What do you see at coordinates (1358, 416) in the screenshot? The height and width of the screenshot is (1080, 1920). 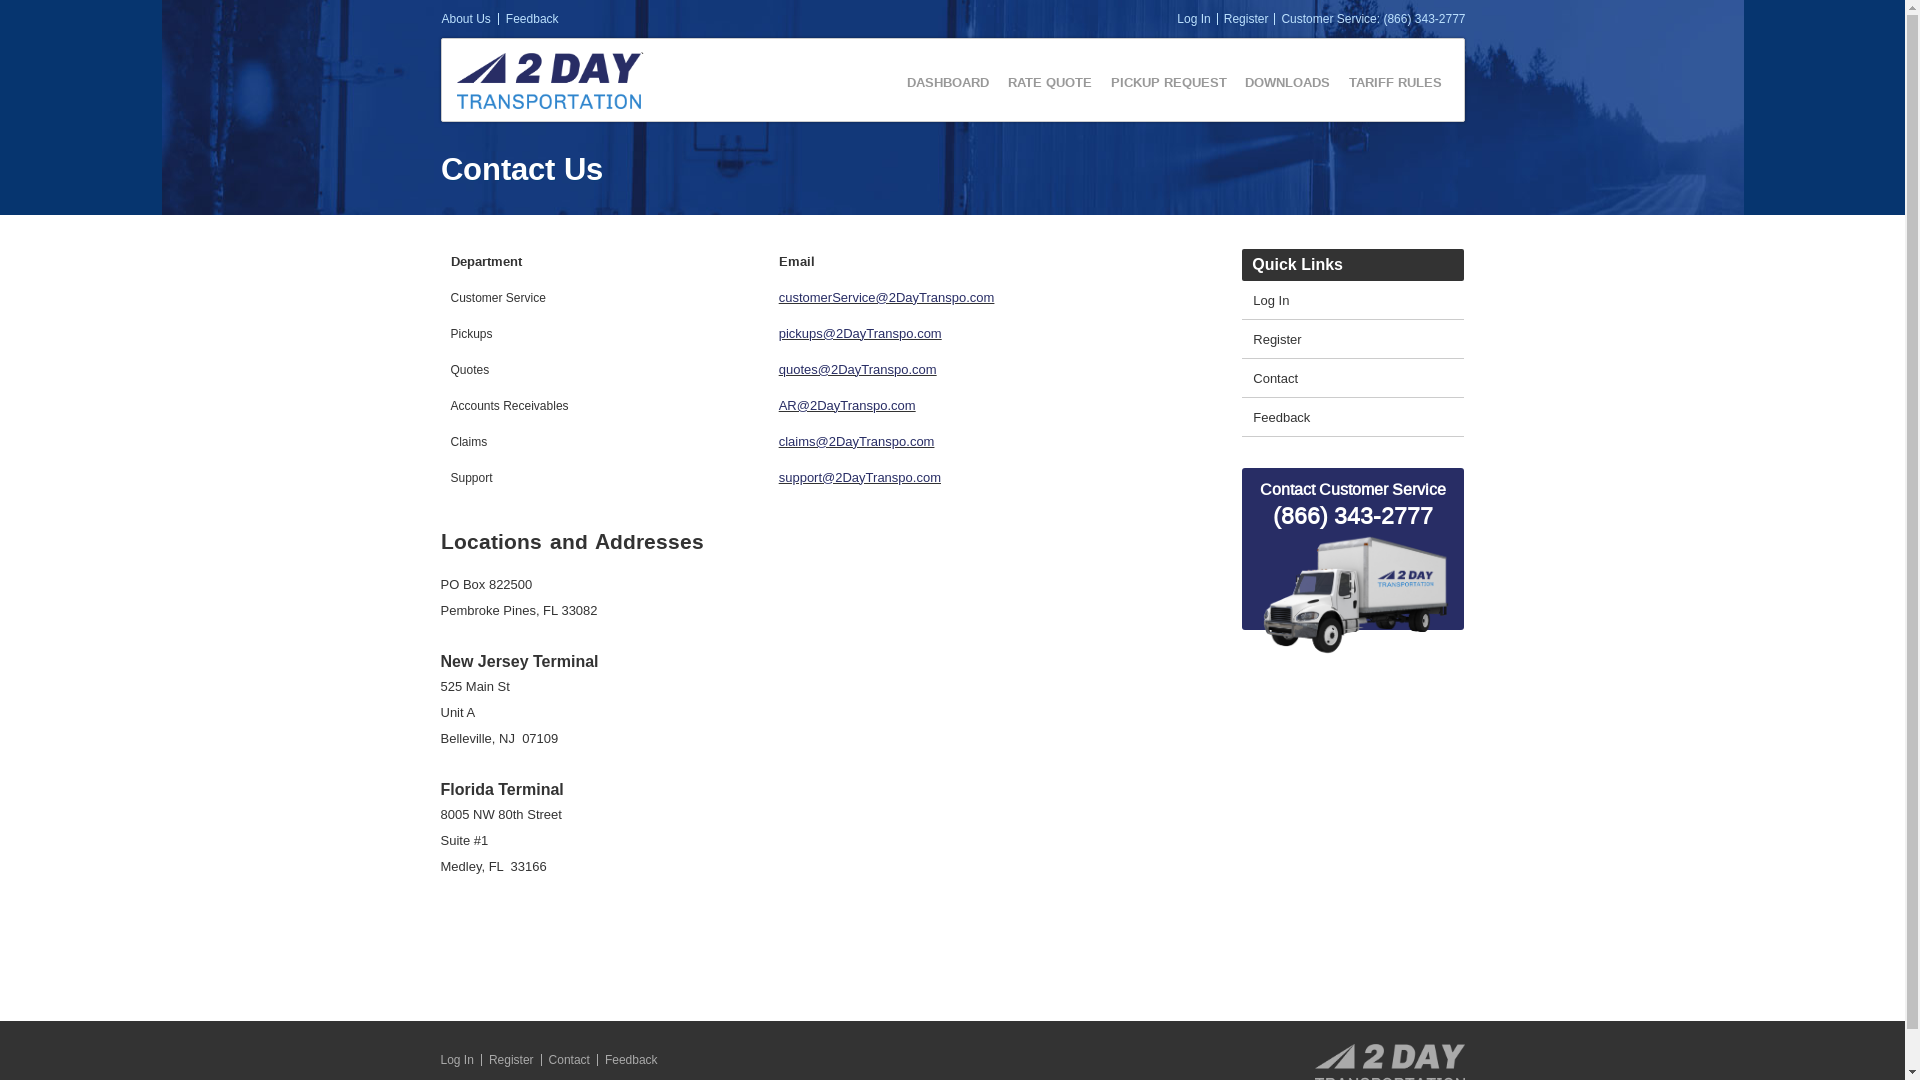 I see `'Feedback'` at bounding box center [1358, 416].